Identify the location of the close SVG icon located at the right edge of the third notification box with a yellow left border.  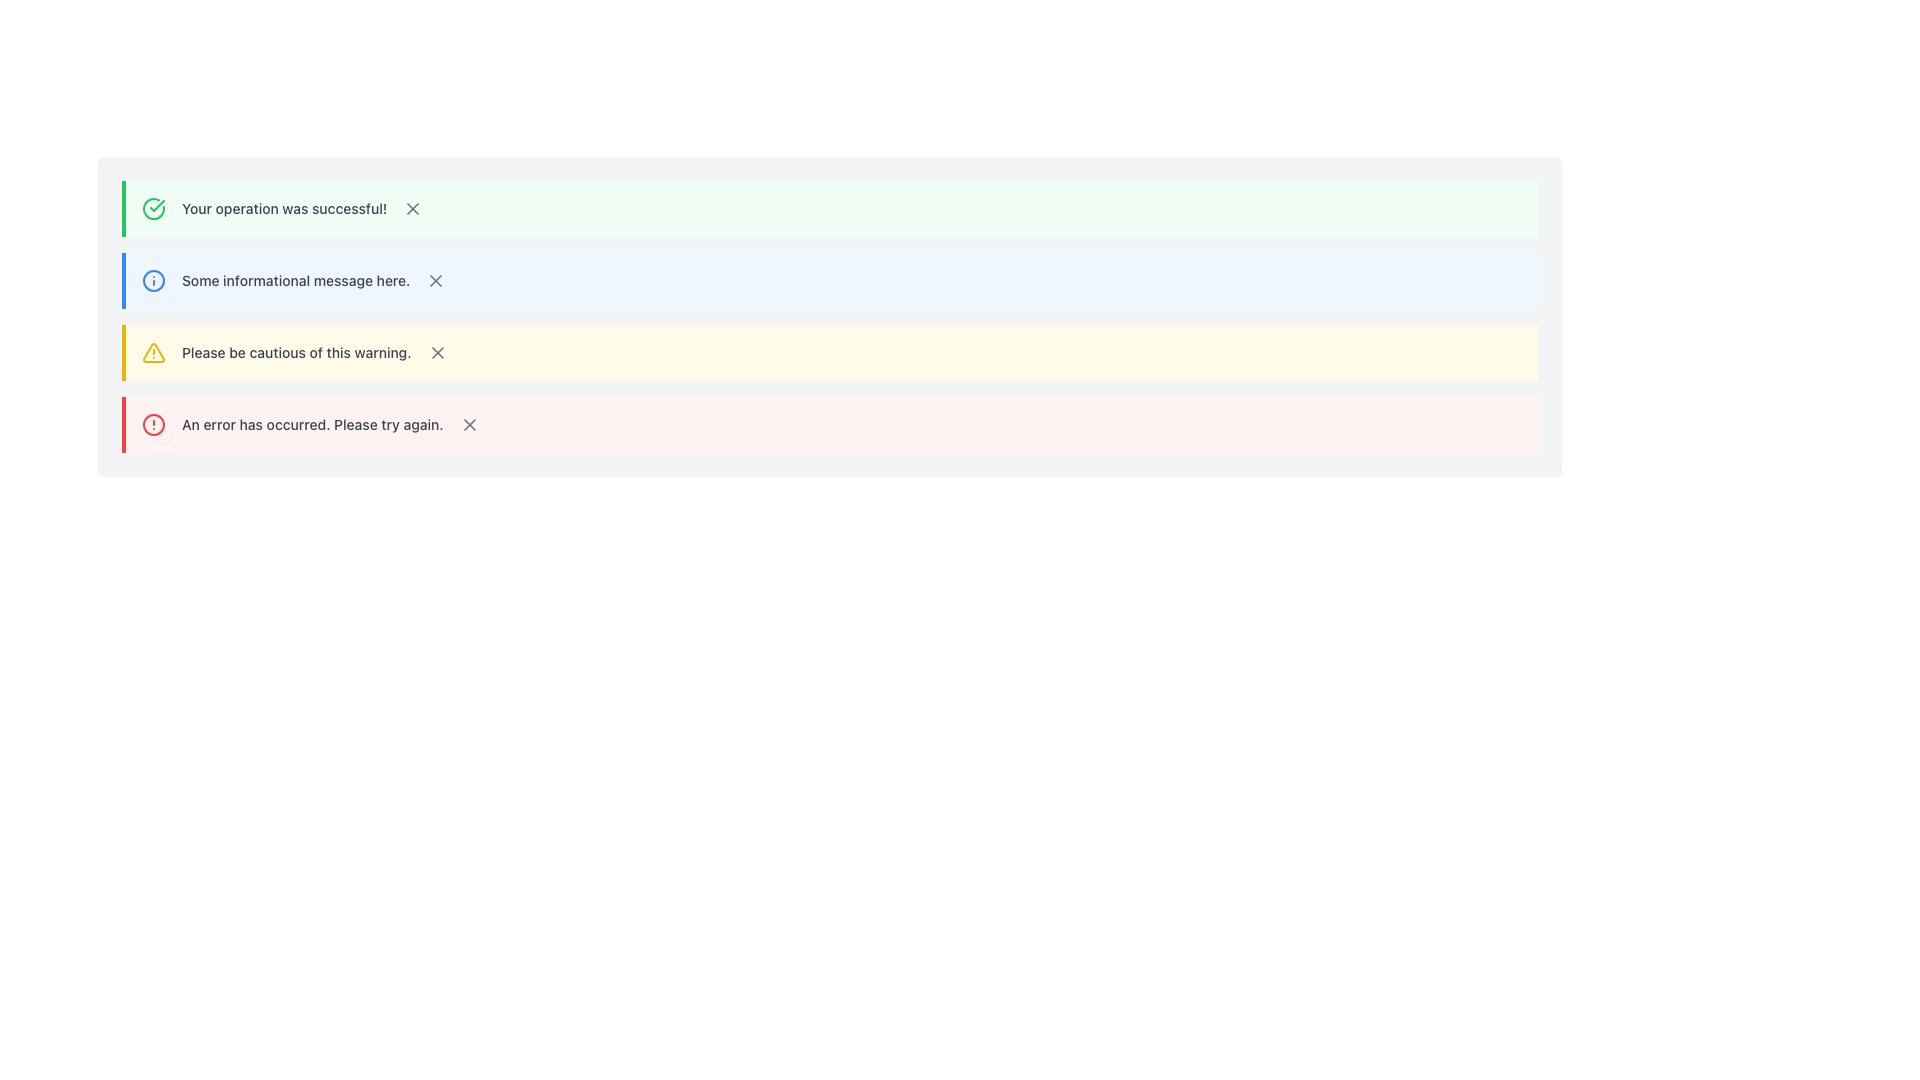
(412, 208).